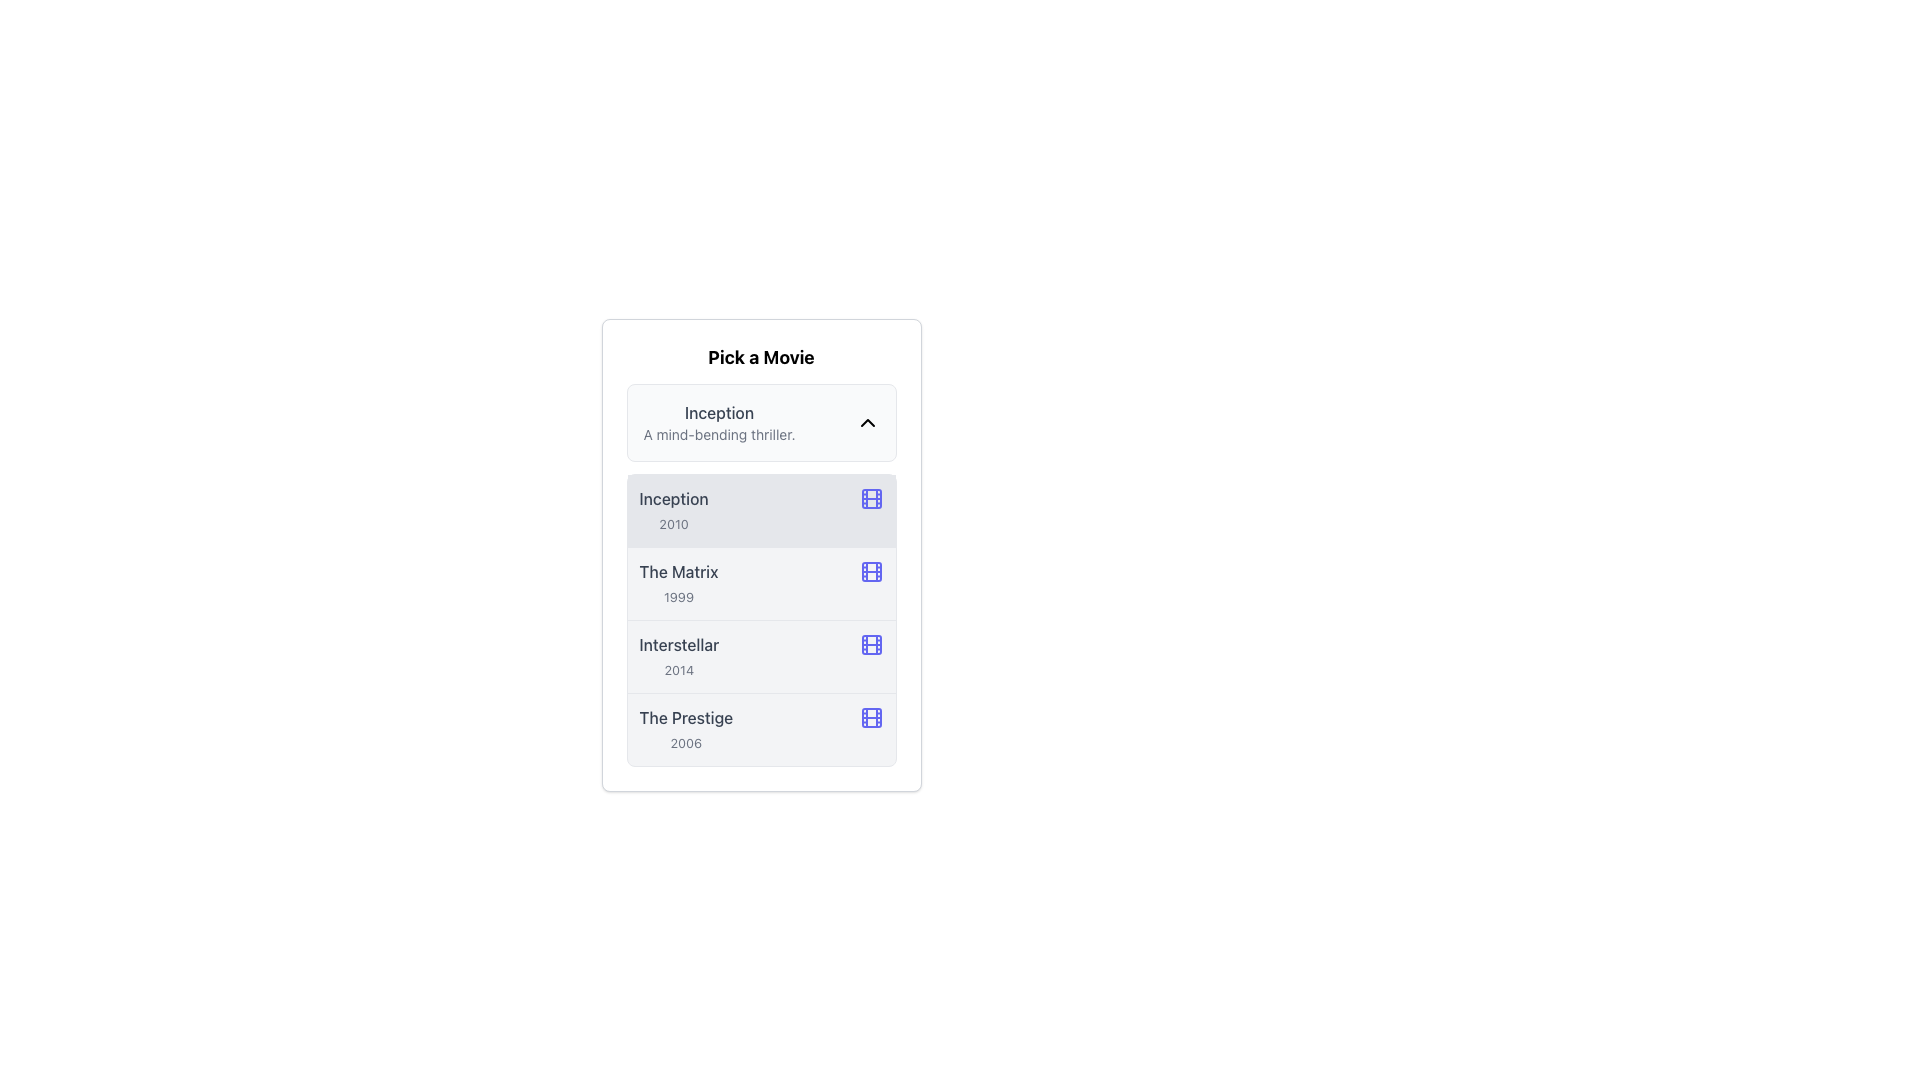 The height and width of the screenshot is (1080, 1920). I want to click on the text display element showing 'Interstellar' and '2014', so click(679, 656).